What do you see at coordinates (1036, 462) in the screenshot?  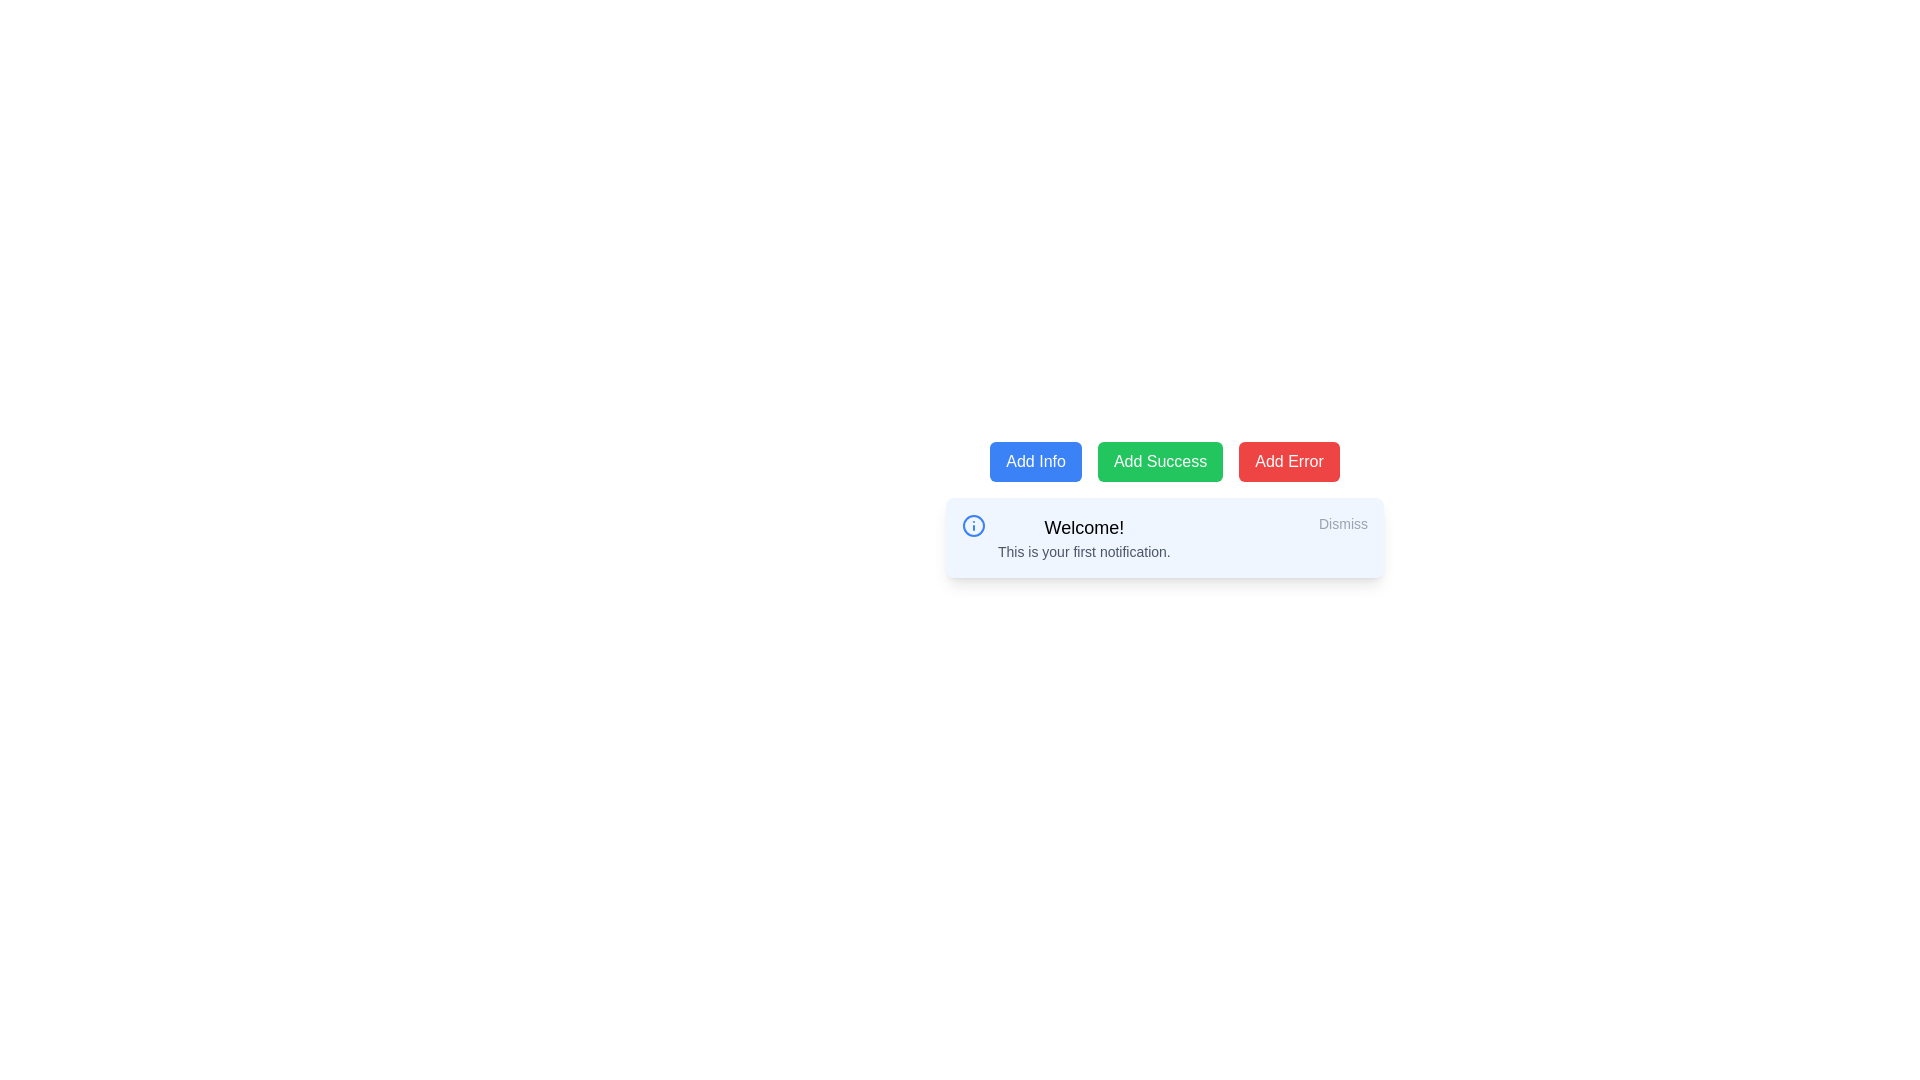 I see `the first button in the group of three buttons located near the top of the notification box` at bounding box center [1036, 462].